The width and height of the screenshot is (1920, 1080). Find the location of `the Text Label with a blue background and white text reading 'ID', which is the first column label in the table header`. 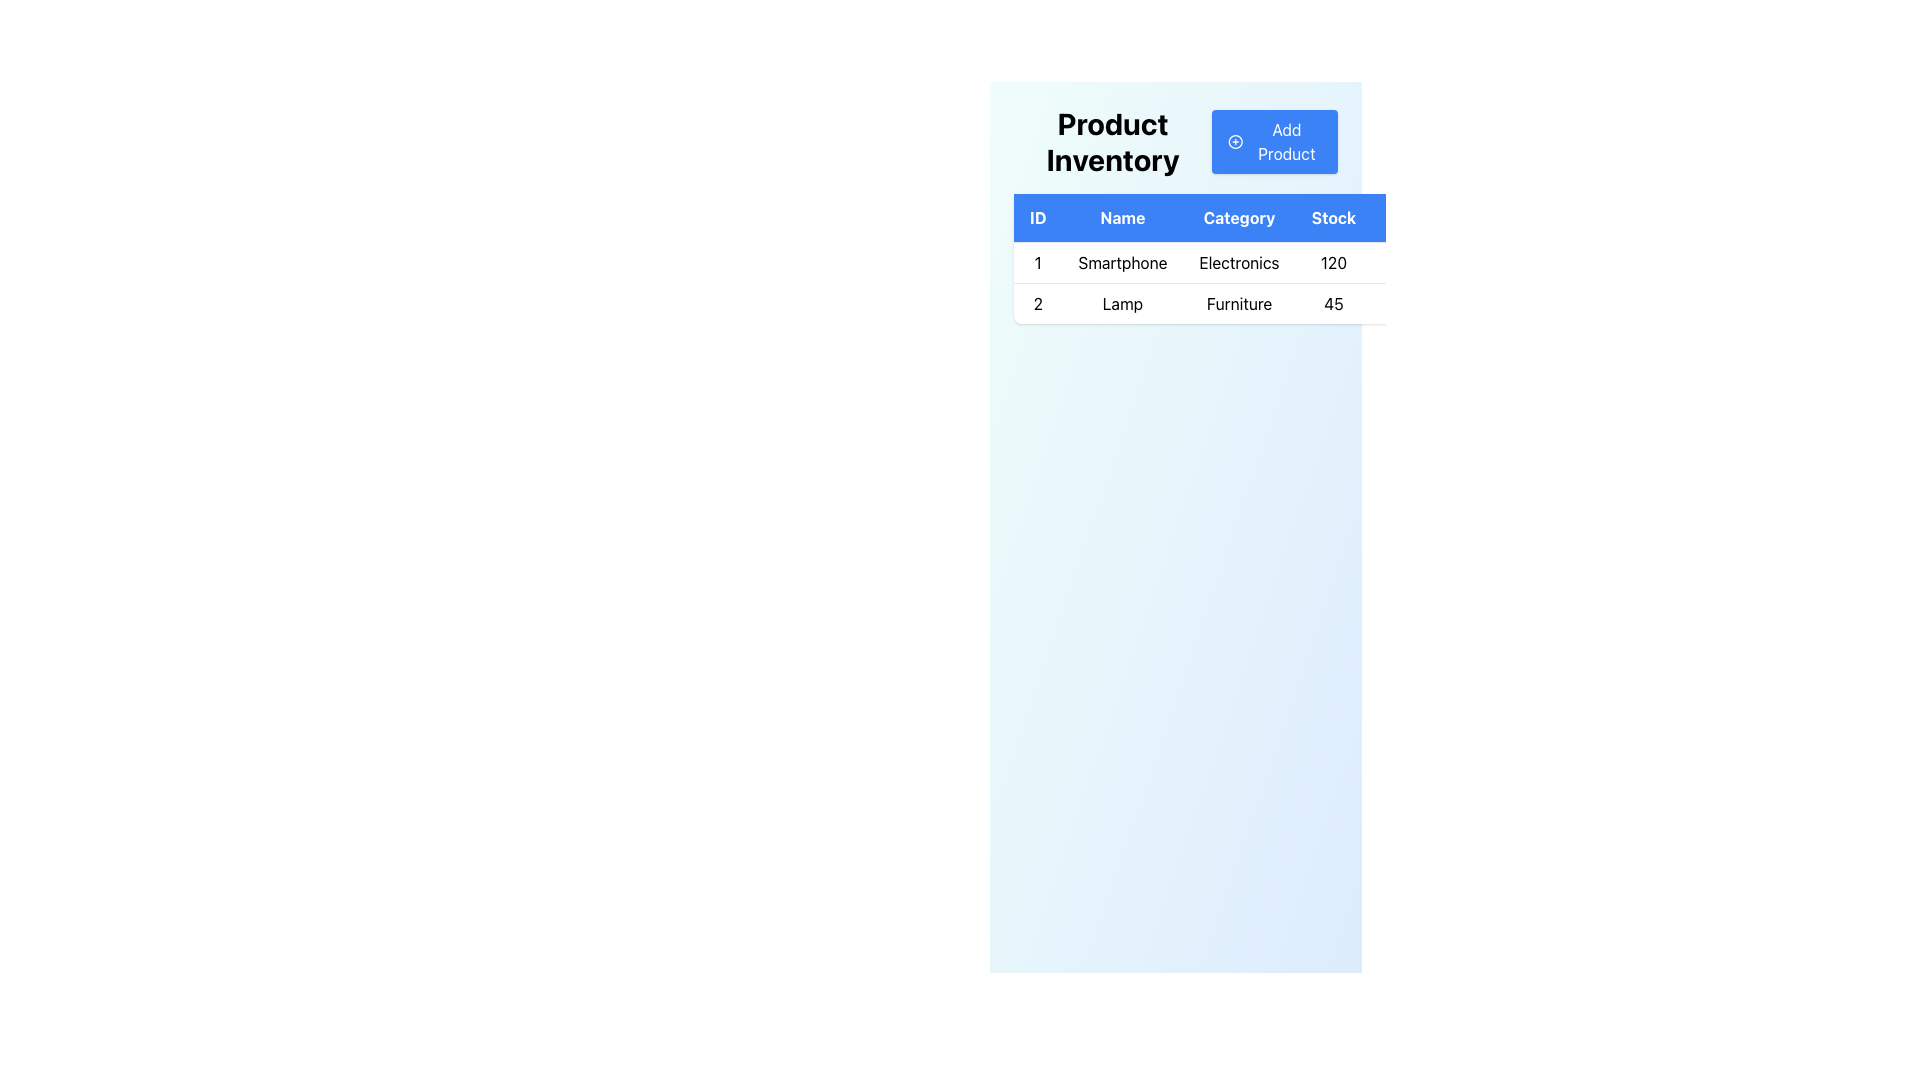

the Text Label with a blue background and white text reading 'ID', which is the first column label in the table header is located at coordinates (1038, 218).